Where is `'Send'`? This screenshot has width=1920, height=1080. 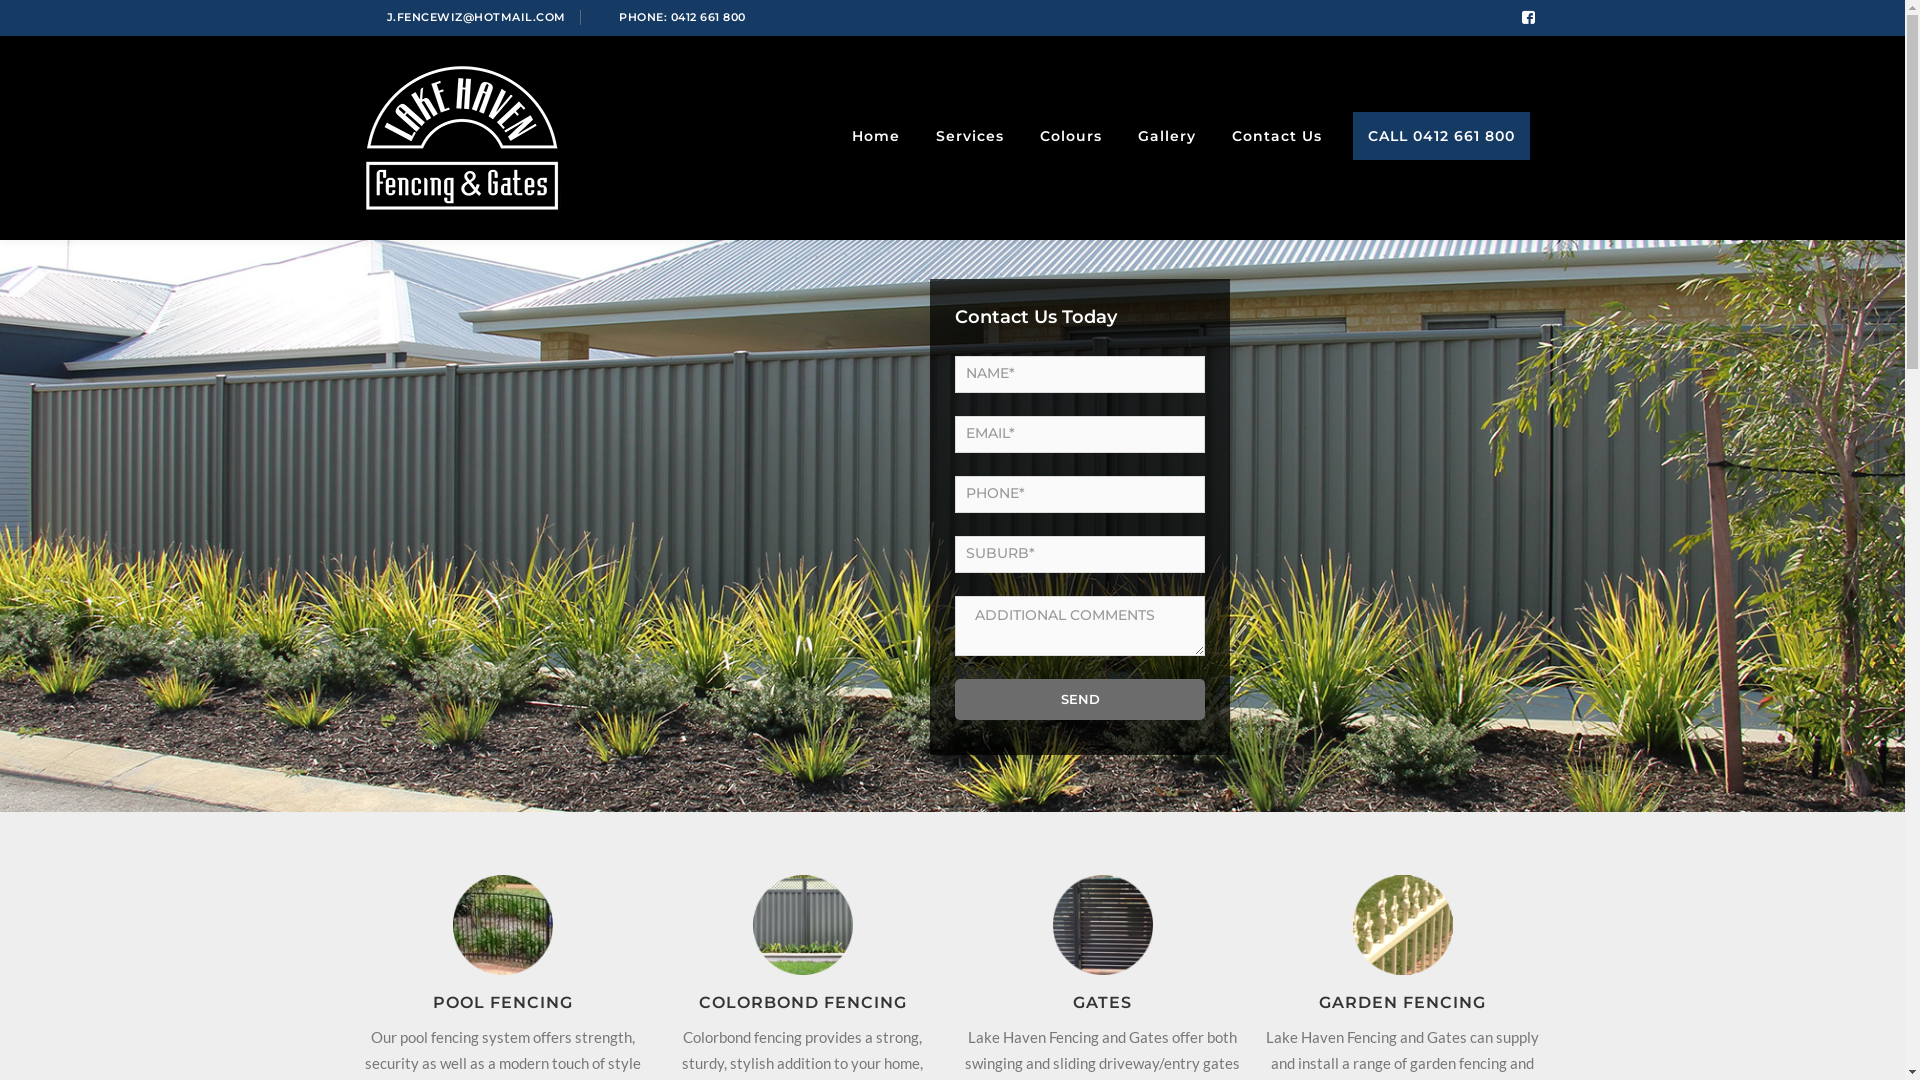 'Send' is located at coordinates (1079, 698).